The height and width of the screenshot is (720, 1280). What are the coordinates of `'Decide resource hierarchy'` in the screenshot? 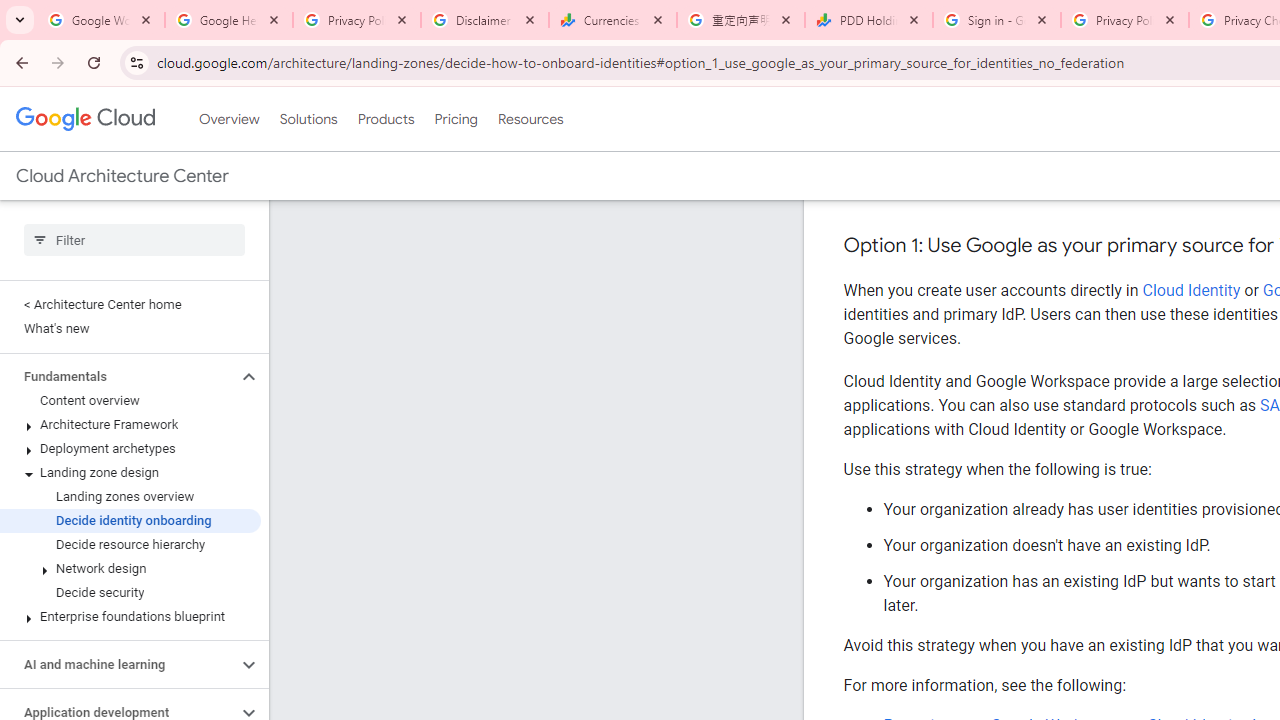 It's located at (129, 545).